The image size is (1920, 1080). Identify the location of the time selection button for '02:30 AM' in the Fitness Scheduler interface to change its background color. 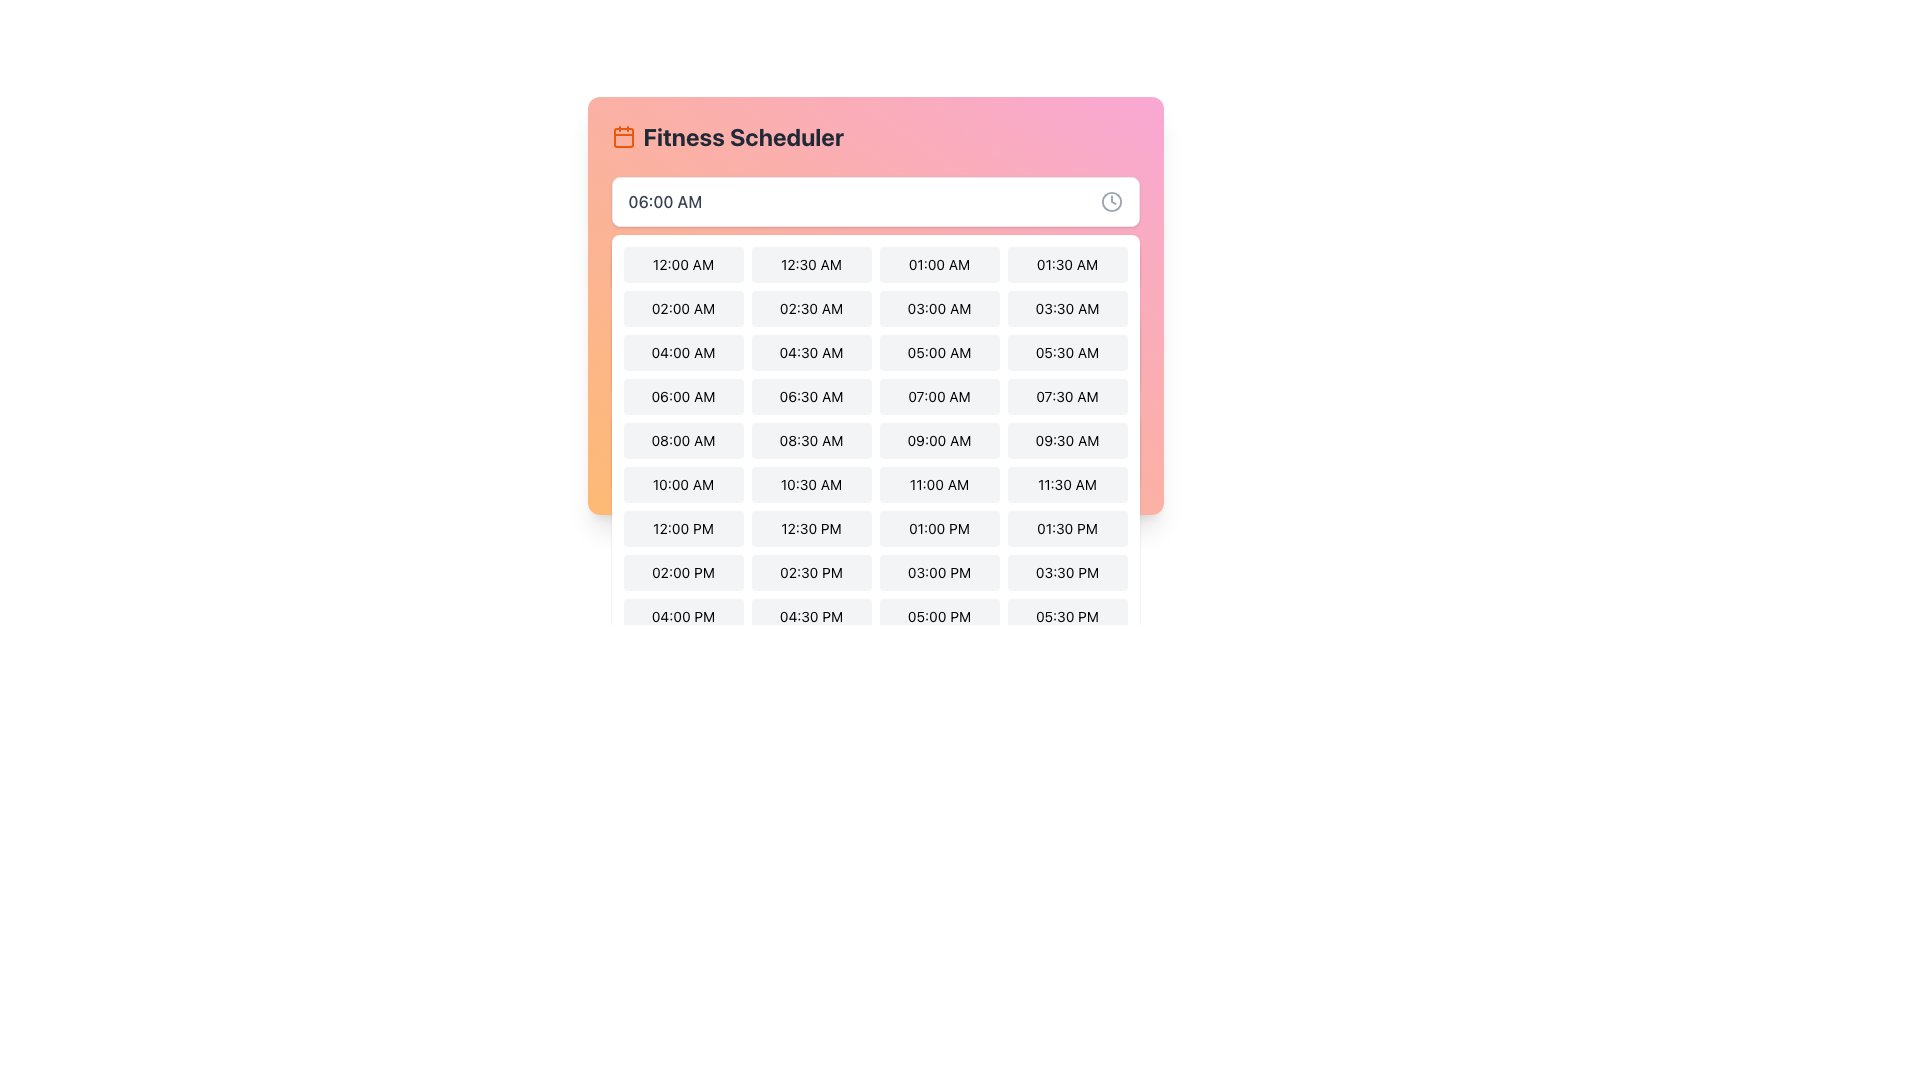
(811, 308).